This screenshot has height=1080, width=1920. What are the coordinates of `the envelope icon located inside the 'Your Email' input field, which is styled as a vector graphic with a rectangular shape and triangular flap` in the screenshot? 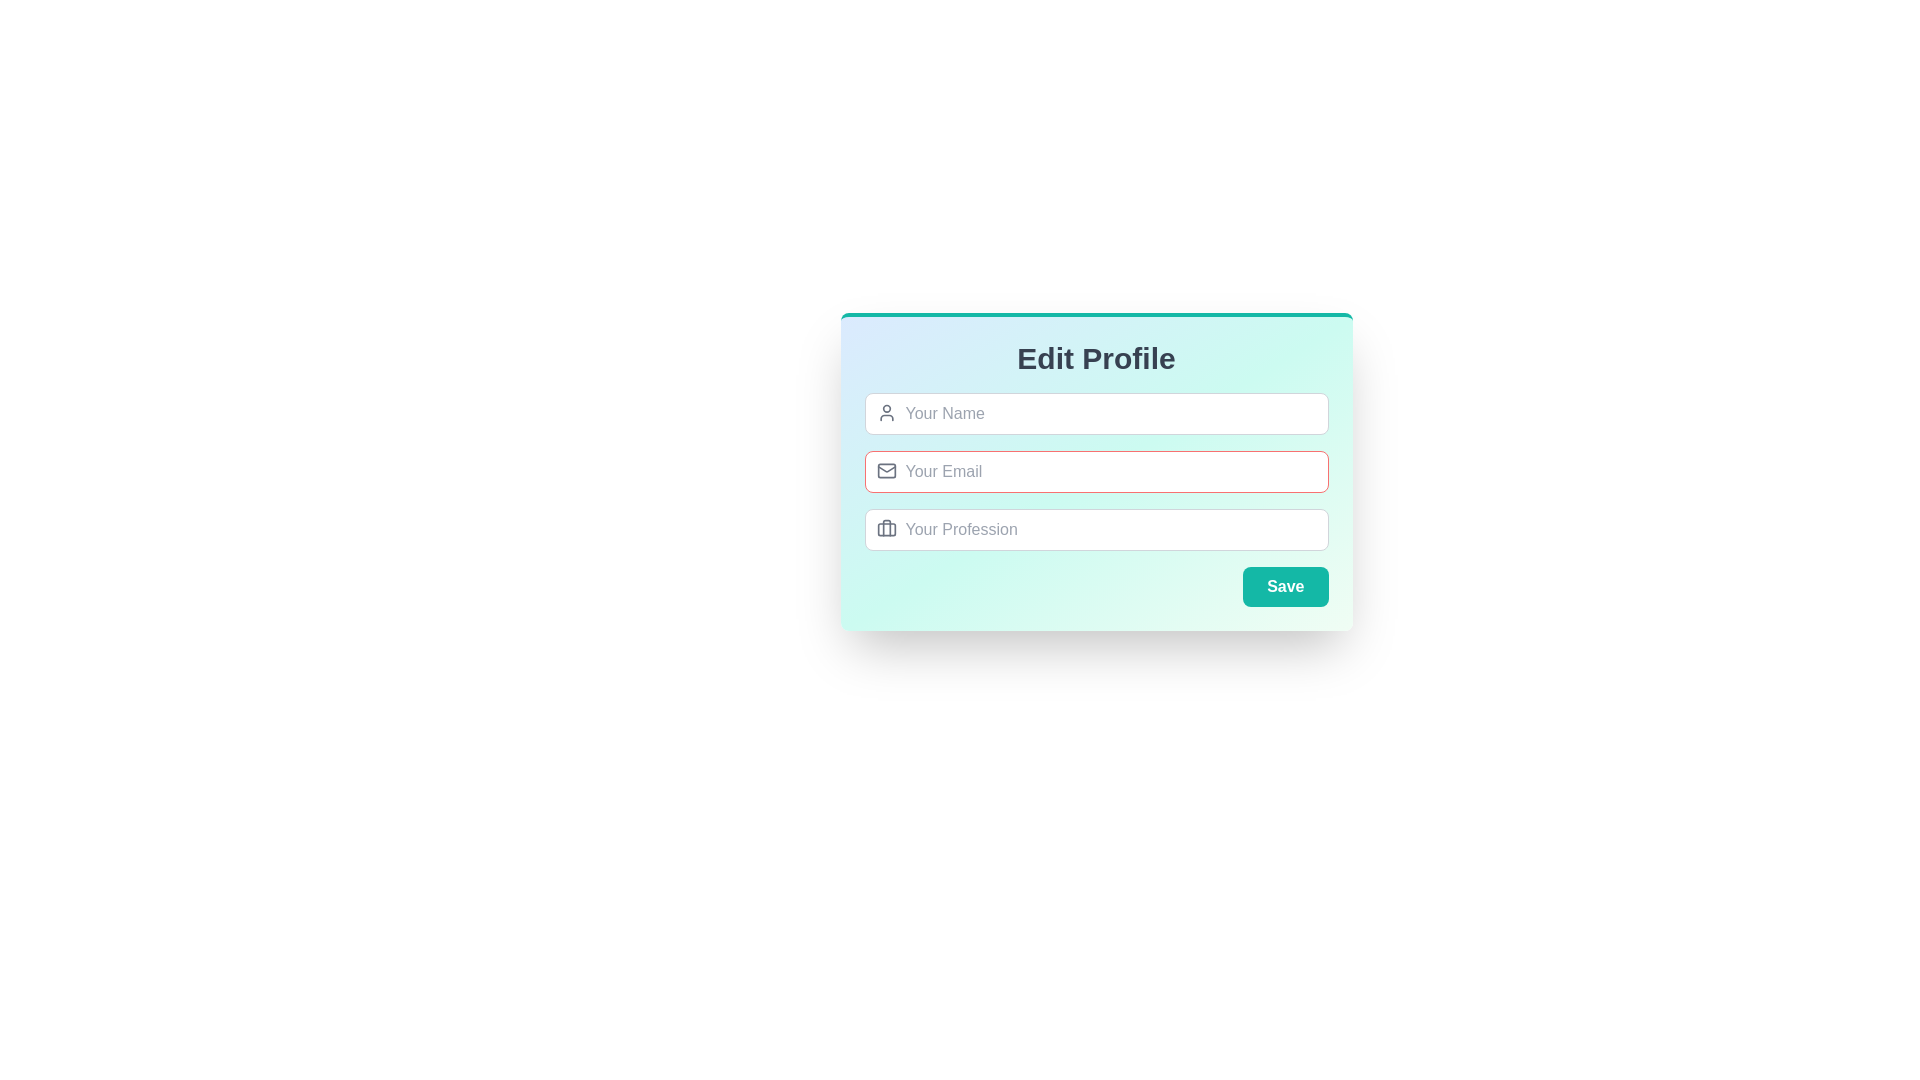 It's located at (885, 470).